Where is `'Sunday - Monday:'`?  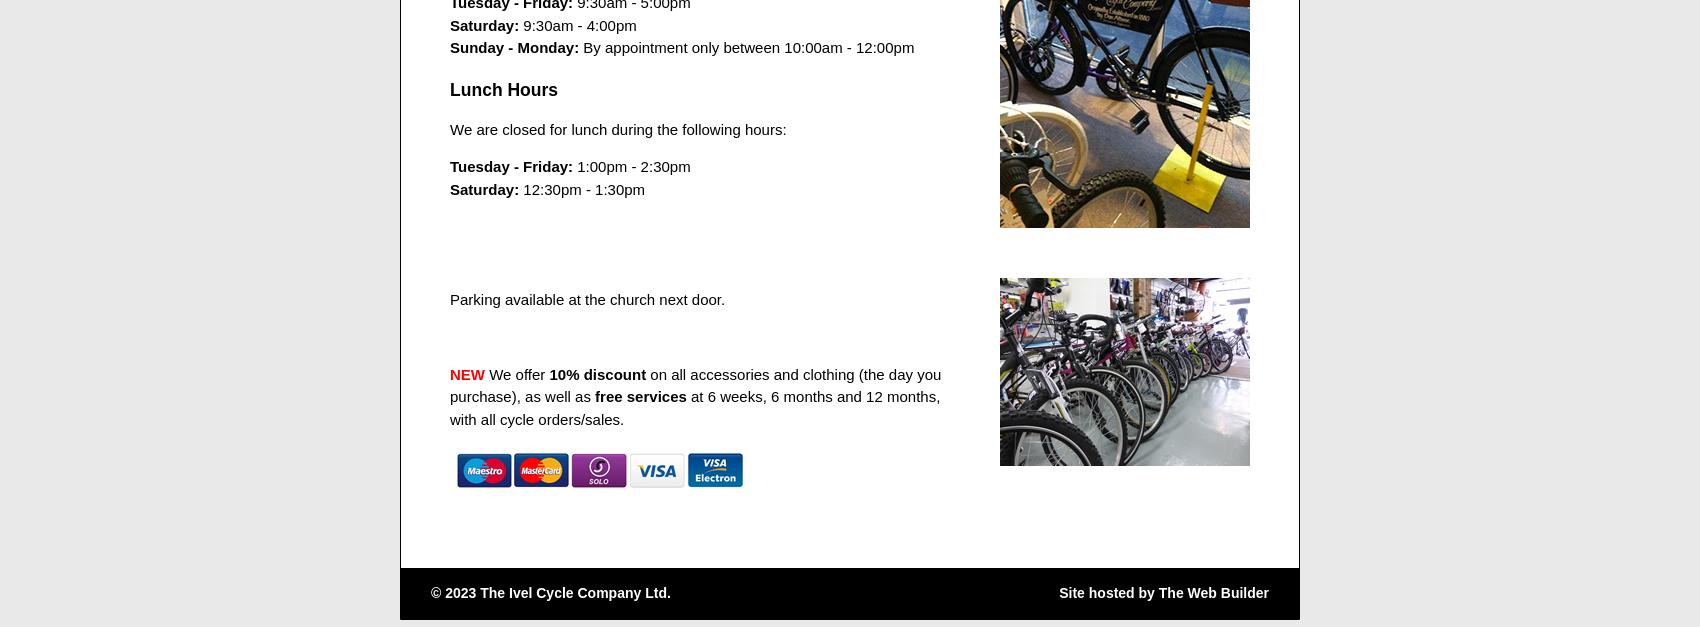
'Sunday - Monday:' is located at coordinates (514, 47).